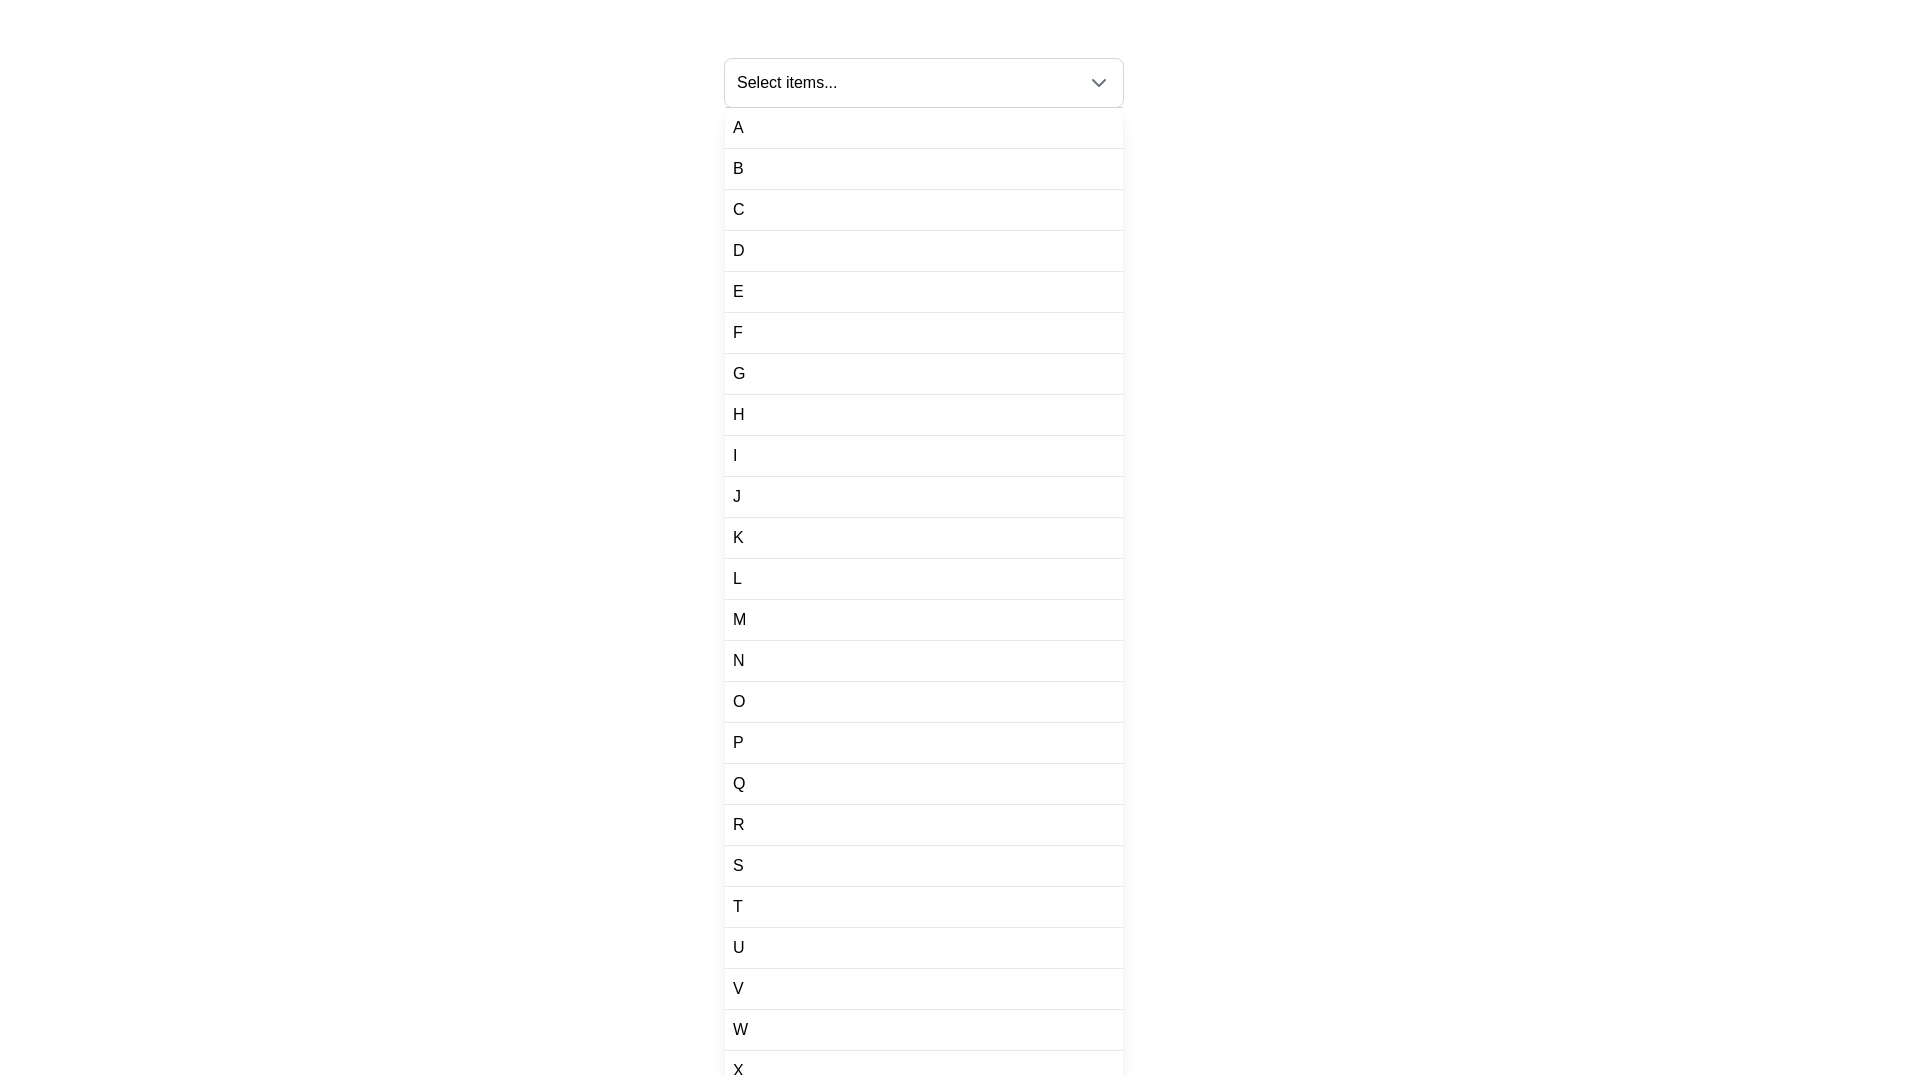 Image resolution: width=1920 pixels, height=1080 pixels. I want to click on the list item containing the letter 'H', which is the 8th option in a vertical alphabetical list, so click(923, 414).